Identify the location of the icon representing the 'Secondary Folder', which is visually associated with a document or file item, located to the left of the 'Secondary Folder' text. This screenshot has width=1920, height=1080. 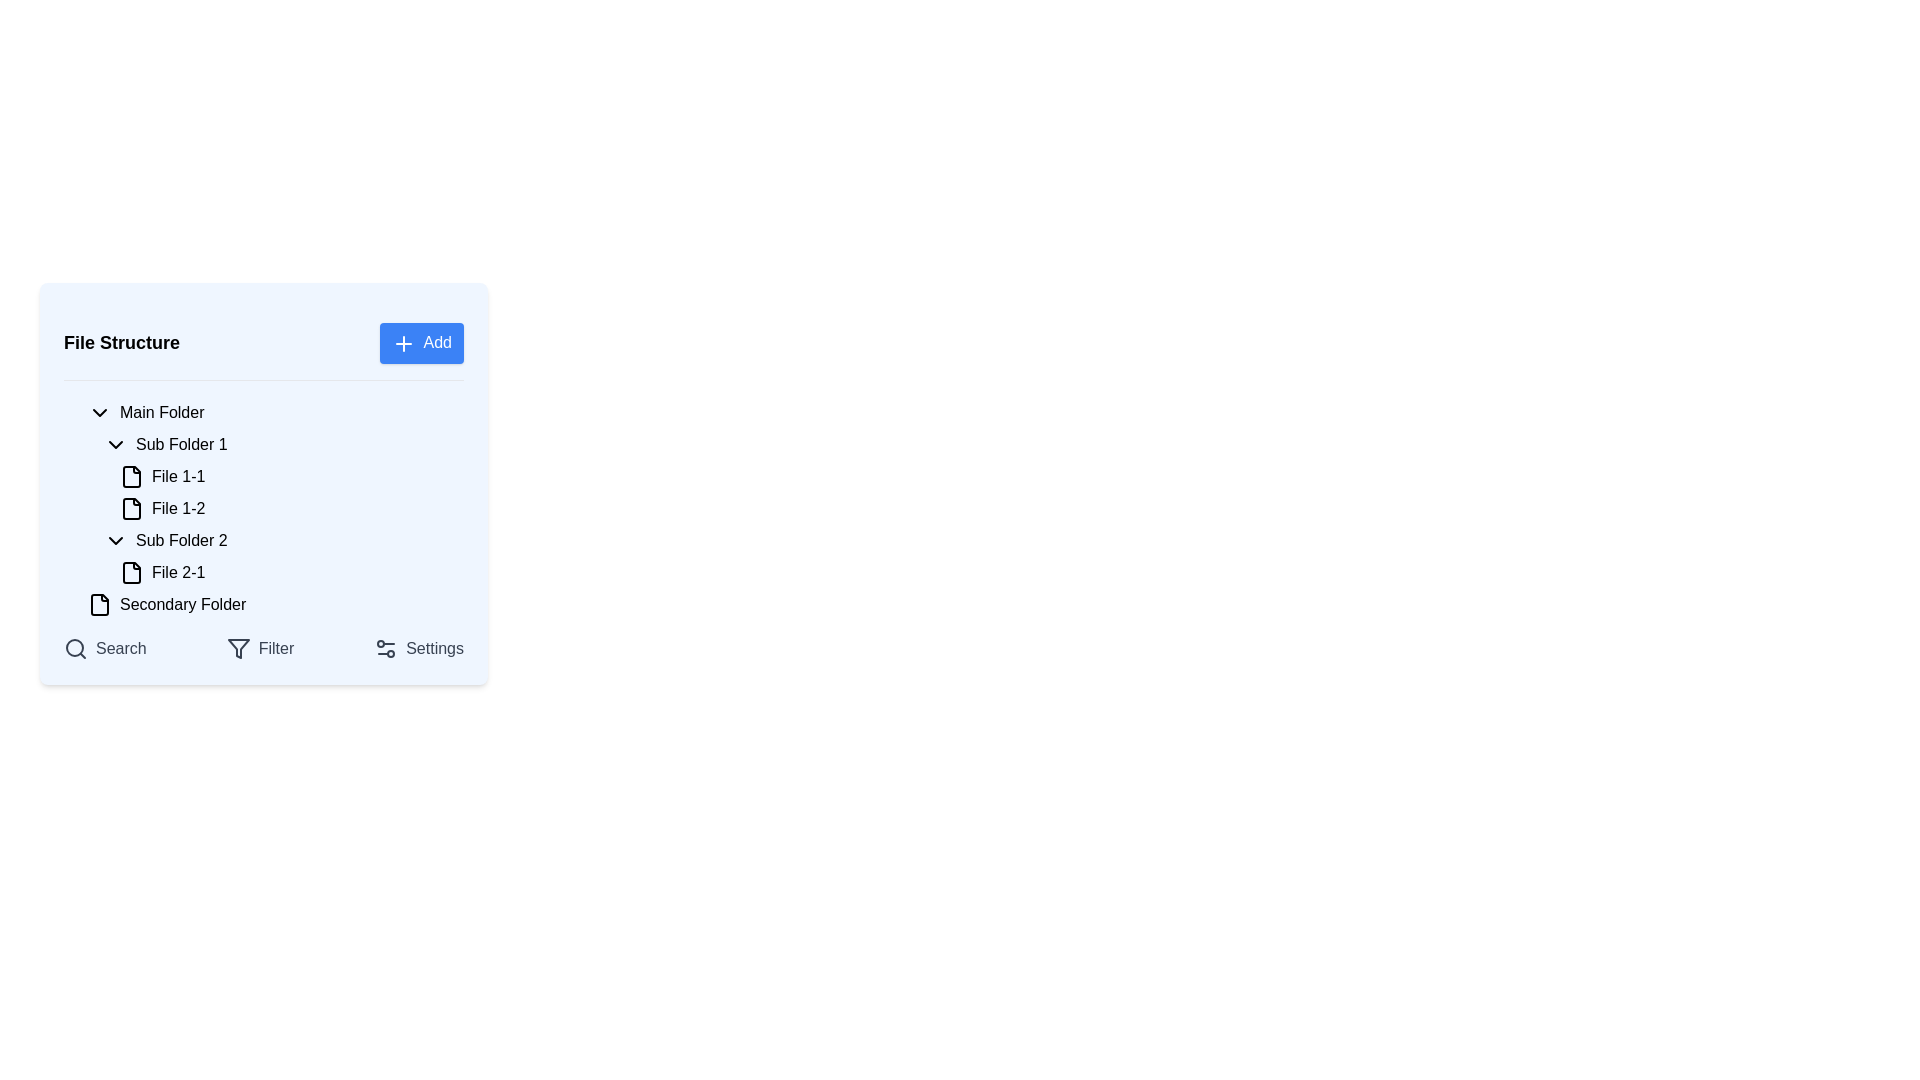
(99, 603).